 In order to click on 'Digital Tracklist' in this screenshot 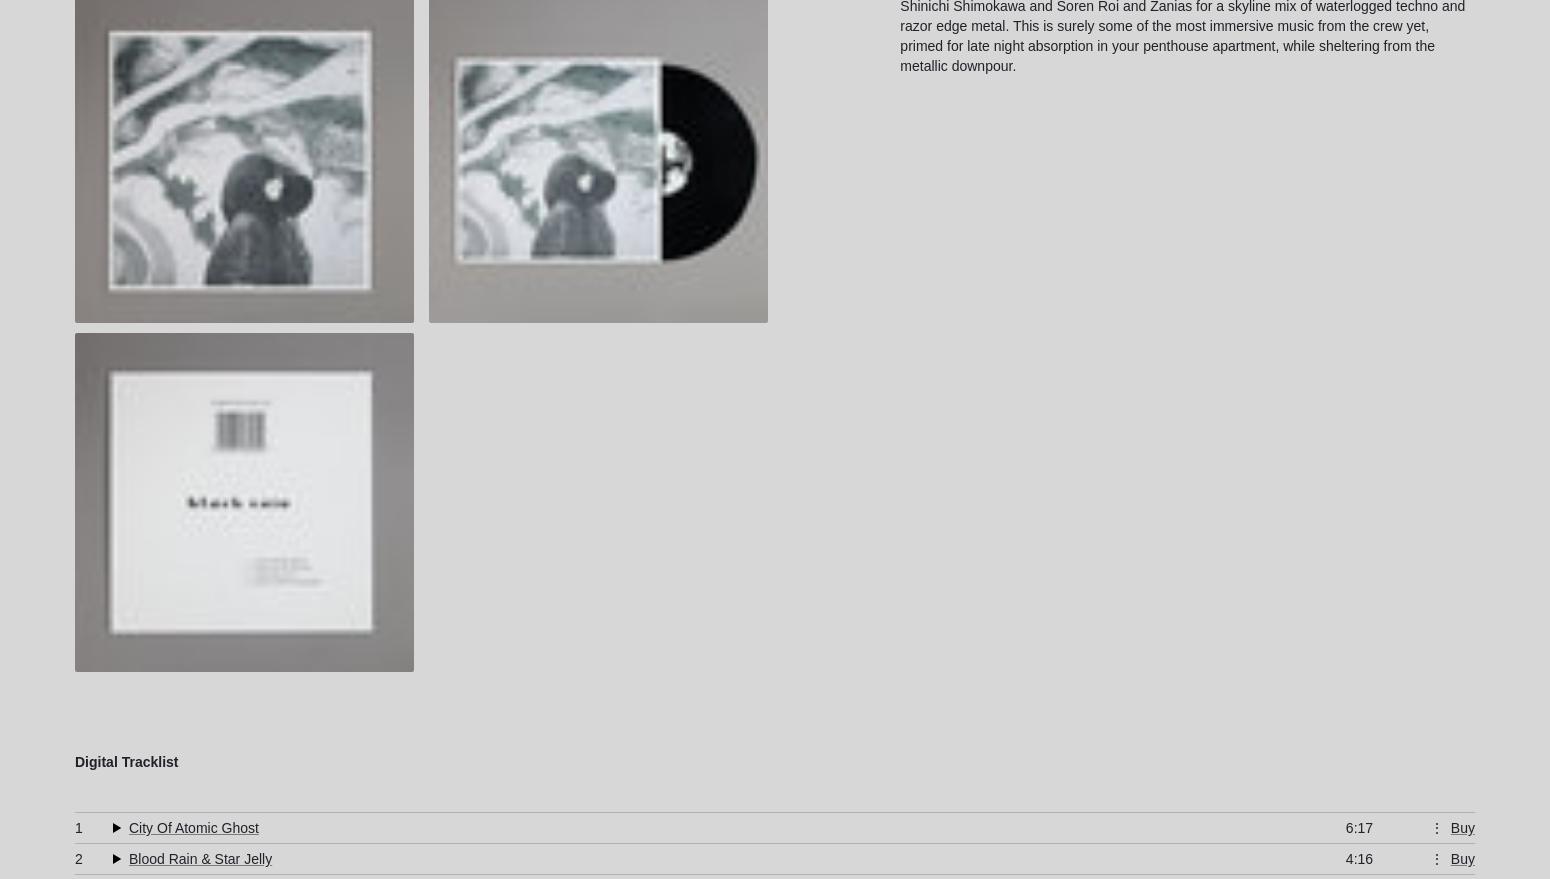, I will do `click(126, 762)`.